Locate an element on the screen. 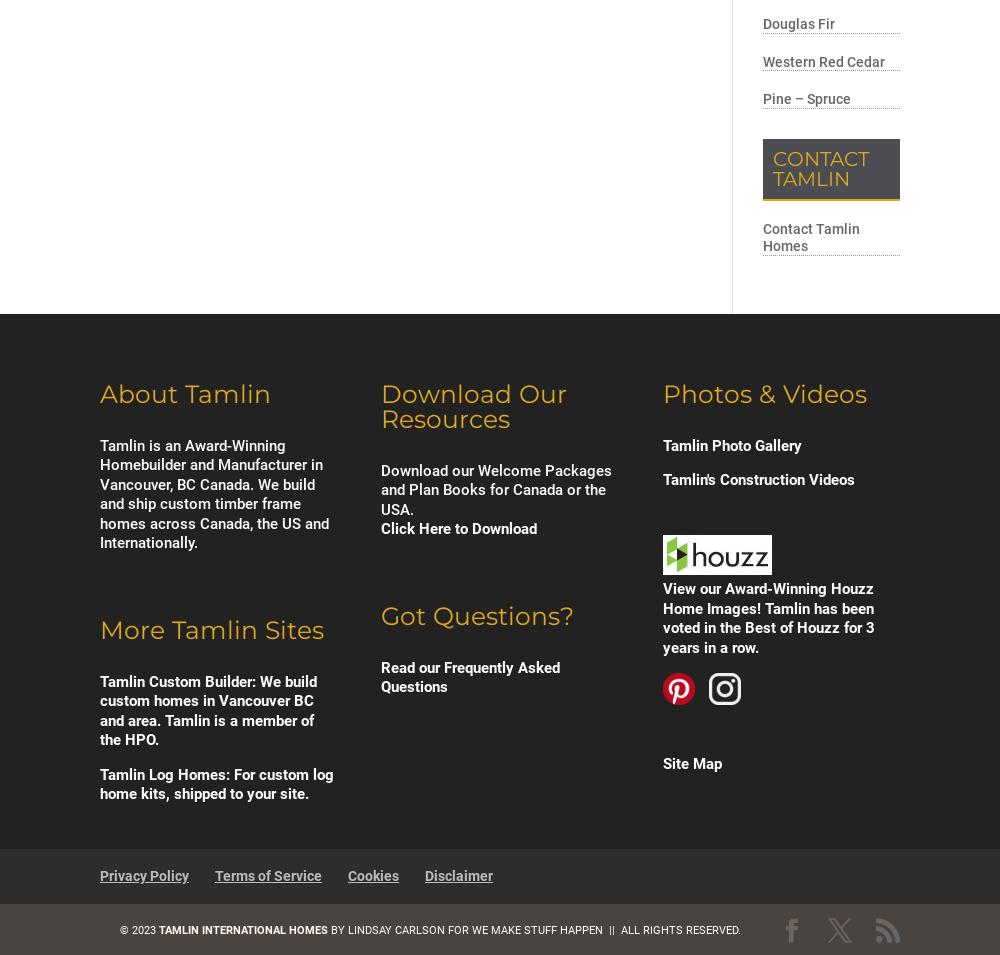 This screenshot has width=1000, height=955. 'Download Our Resources' is located at coordinates (473, 404).